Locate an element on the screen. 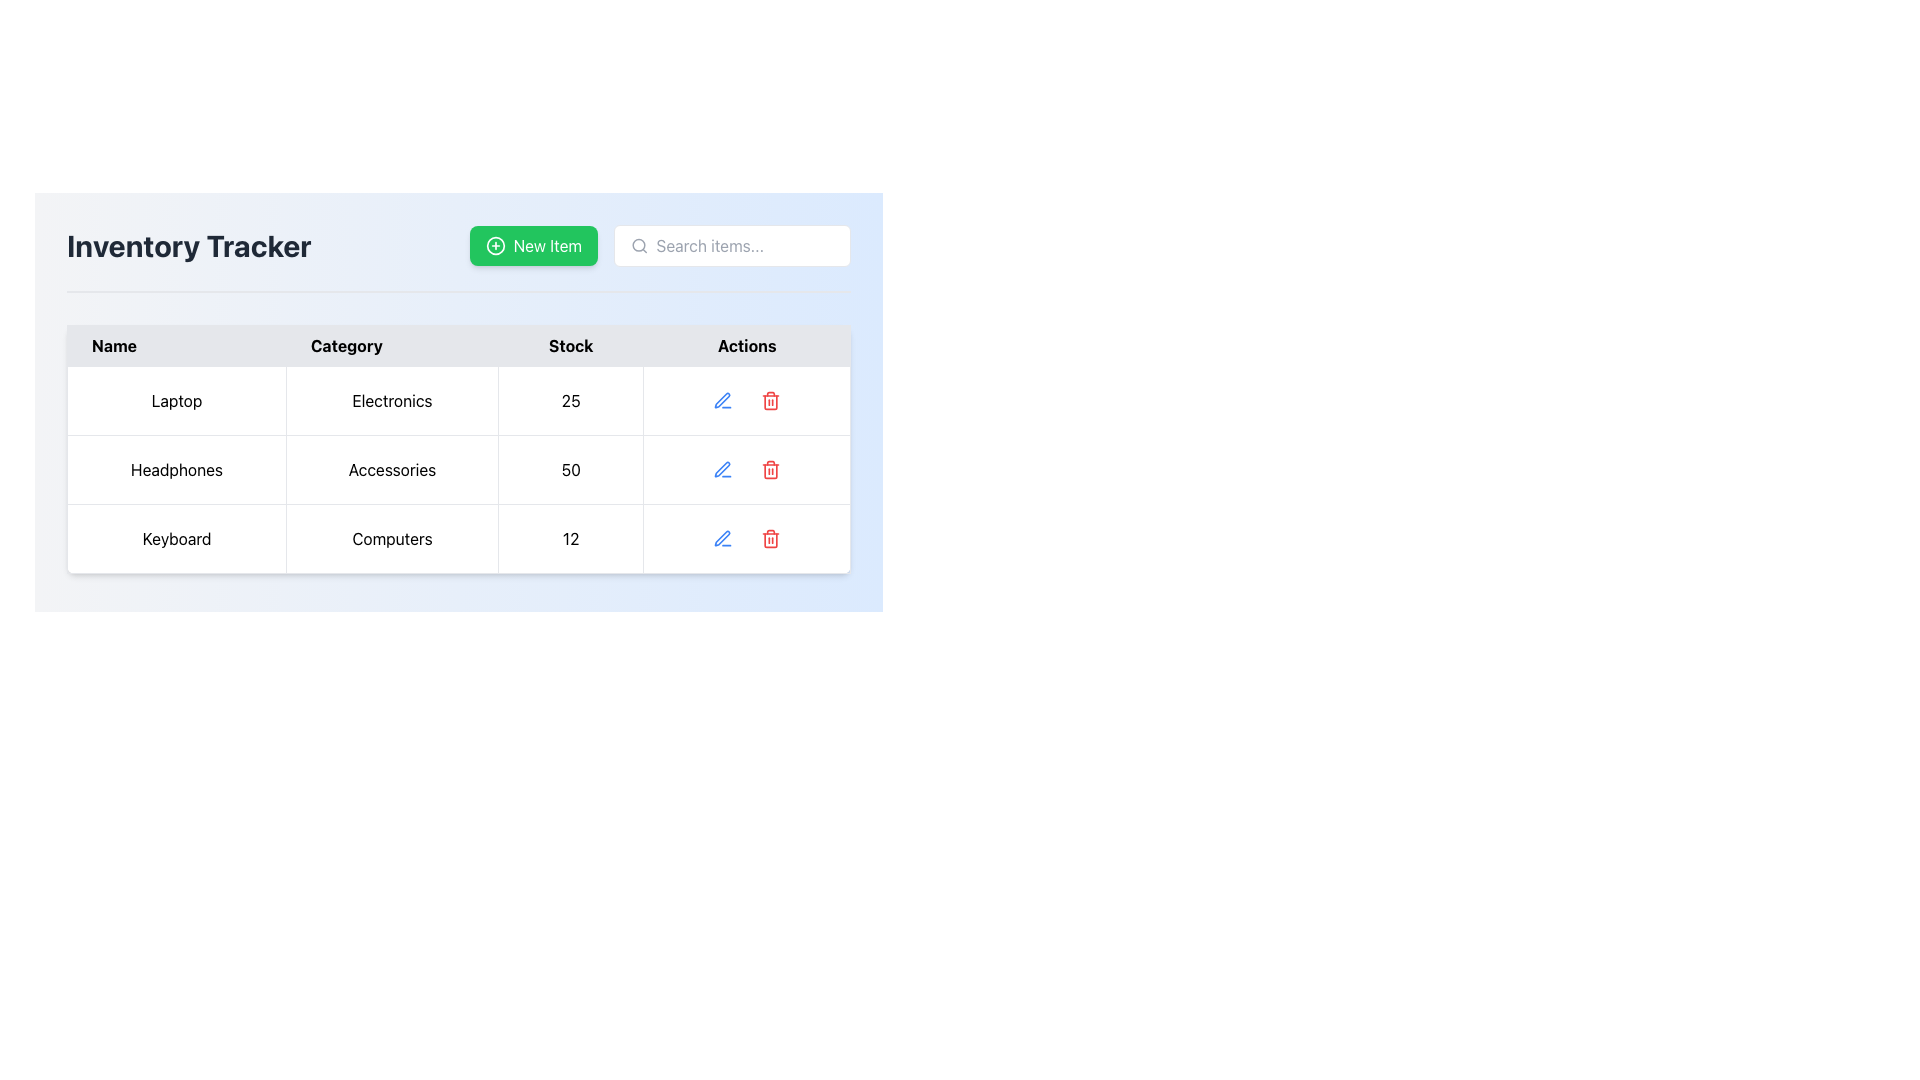  the trash icon button in the Actions column of the table row corresponding to 'Headphones' is located at coordinates (770, 470).